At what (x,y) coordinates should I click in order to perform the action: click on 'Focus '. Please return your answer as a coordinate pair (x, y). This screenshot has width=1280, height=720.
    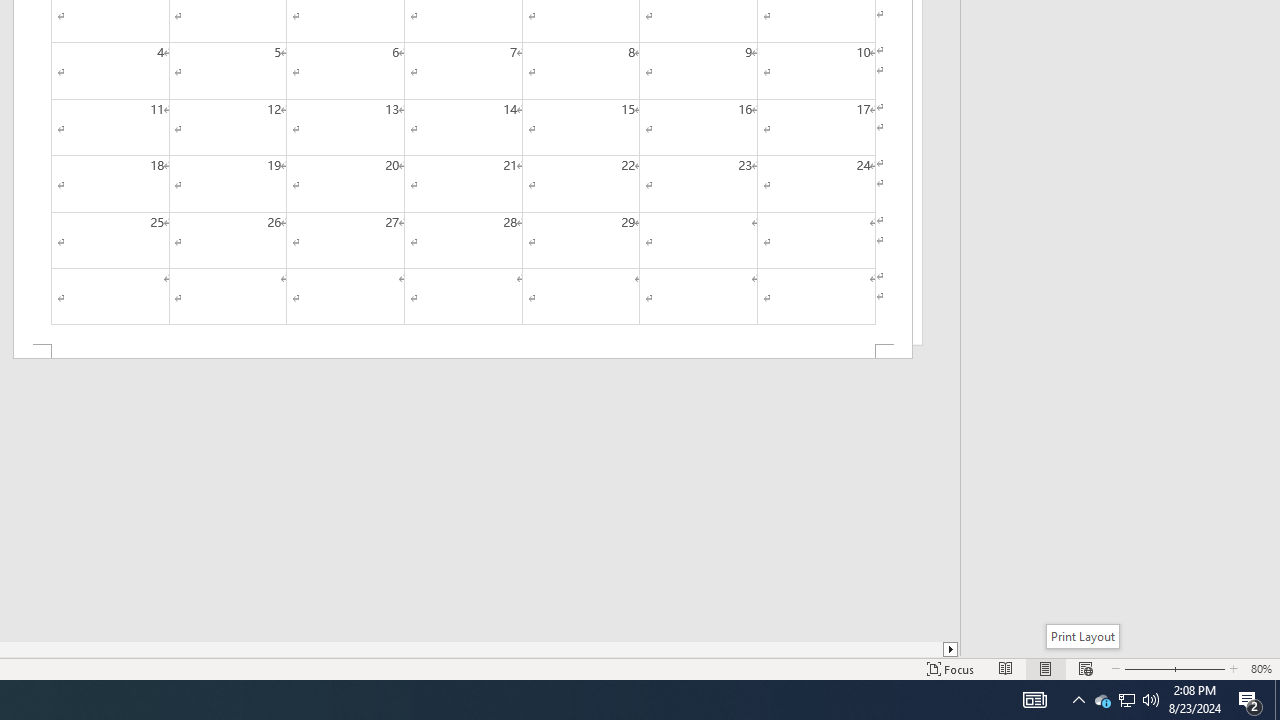
    Looking at the image, I should click on (950, 669).